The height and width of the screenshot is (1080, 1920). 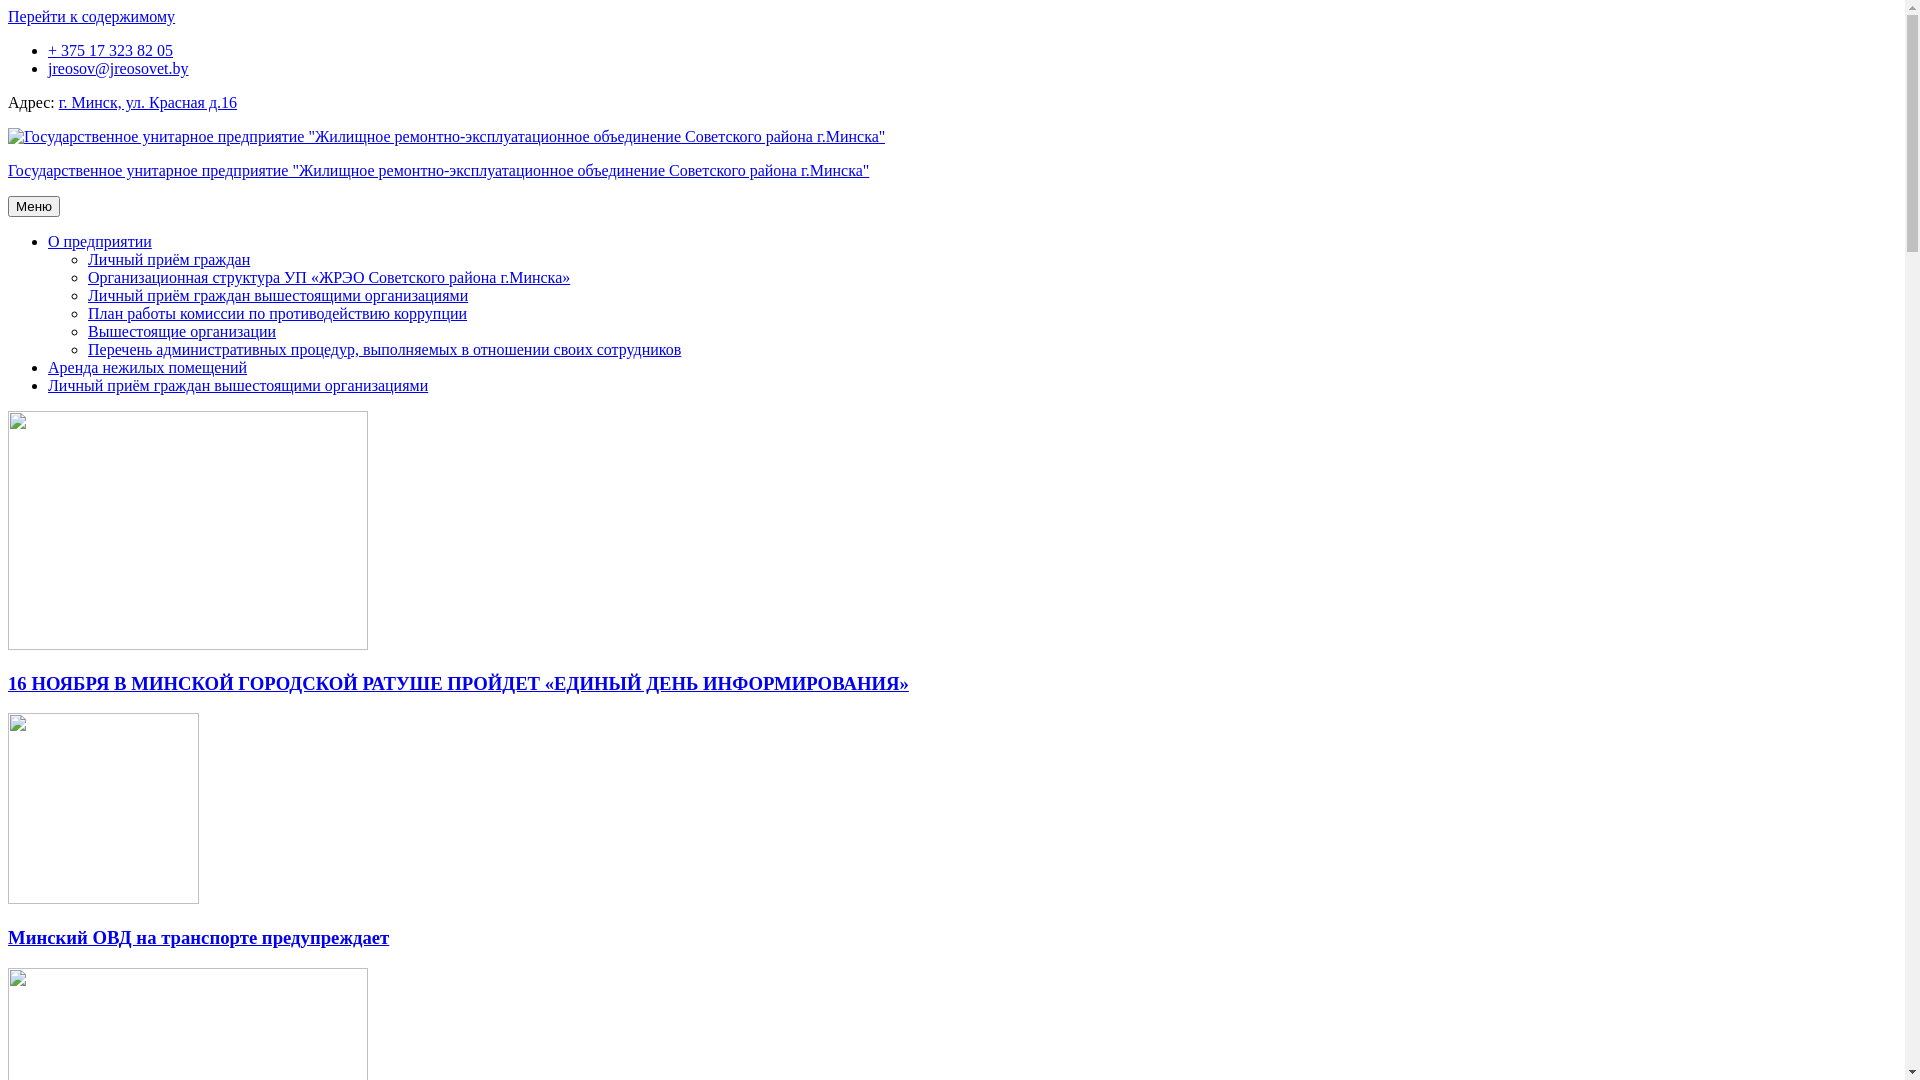 I want to click on 'jreosov@jreosovet.by', so click(x=117, y=67).